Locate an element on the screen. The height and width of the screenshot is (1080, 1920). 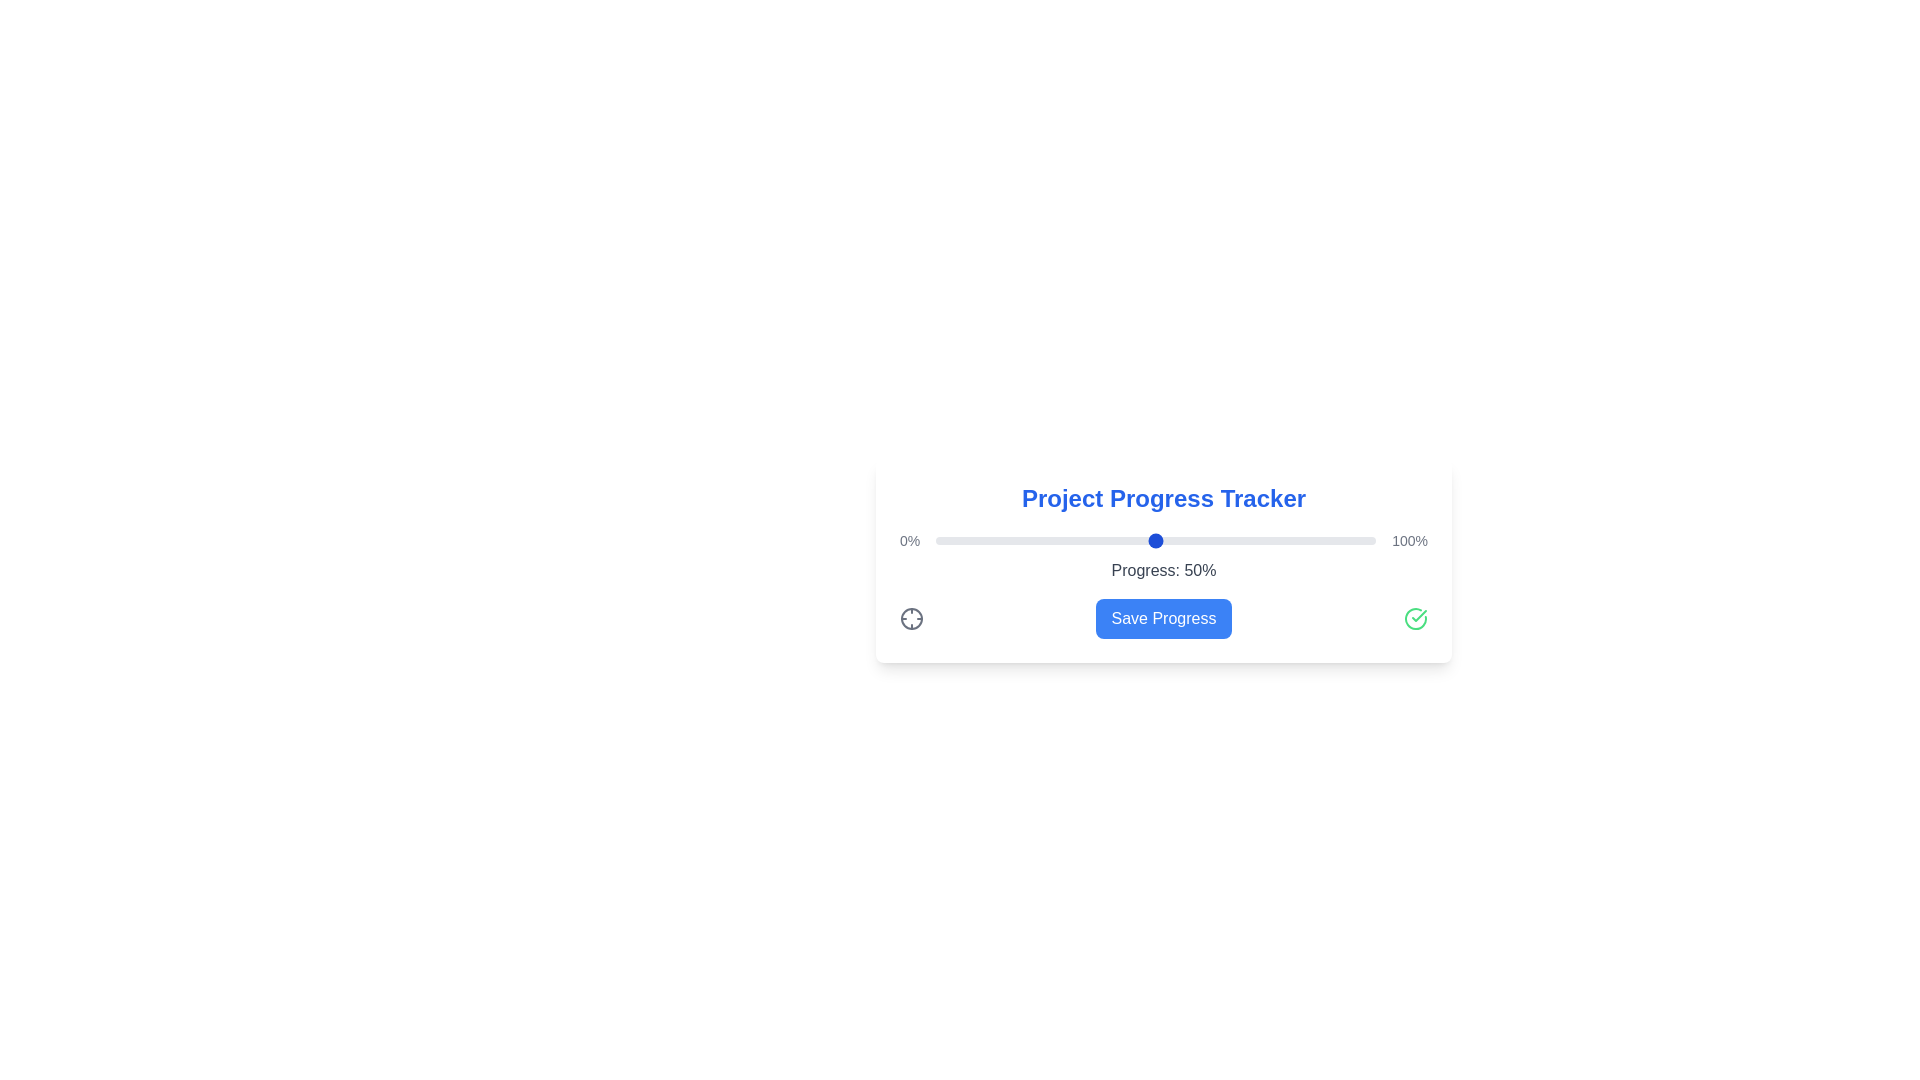
the slider to set the progress value to 60 is located at coordinates (1200, 540).